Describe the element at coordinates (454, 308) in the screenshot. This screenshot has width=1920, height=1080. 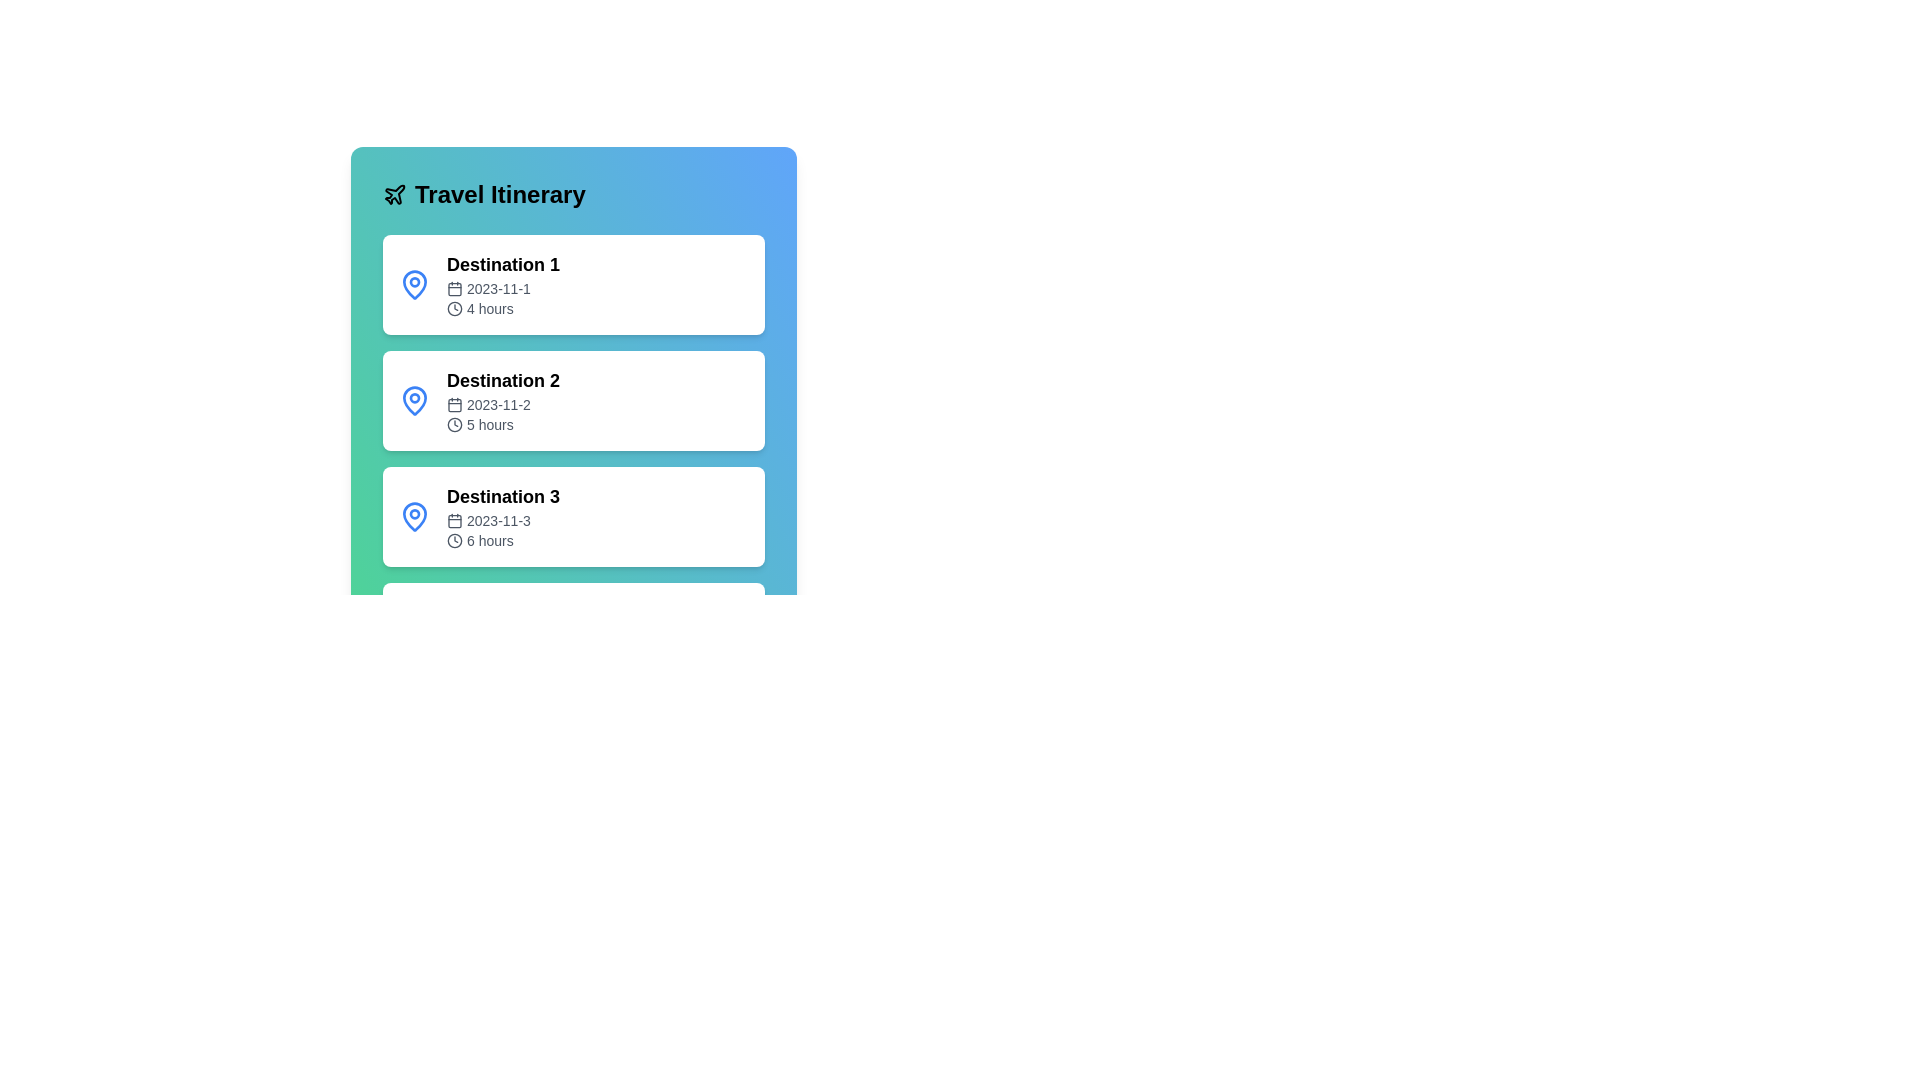
I see `the clock icon located to the left of the '4 hours' text in the first destination entry of the itinerary list` at that location.